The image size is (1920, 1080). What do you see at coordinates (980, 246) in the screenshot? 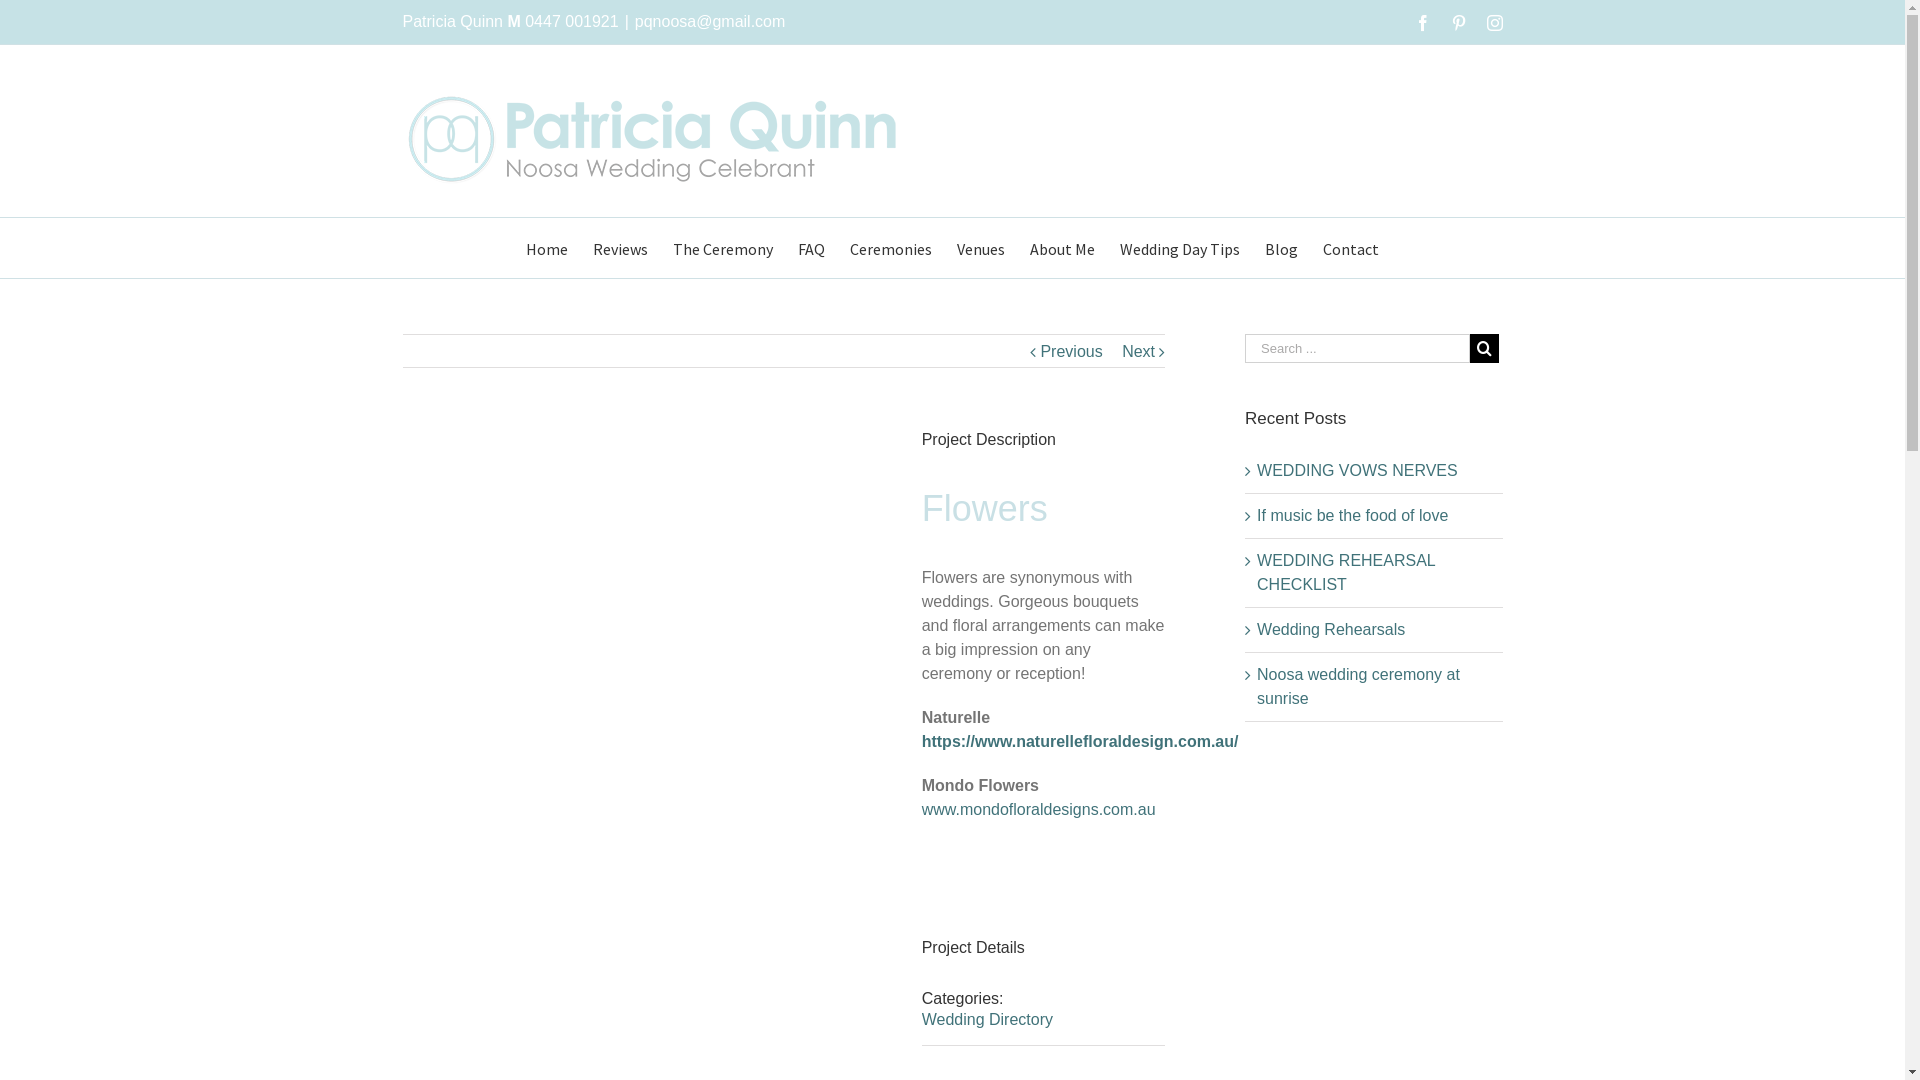
I see `'Venues'` at bounding box center [980, 246].